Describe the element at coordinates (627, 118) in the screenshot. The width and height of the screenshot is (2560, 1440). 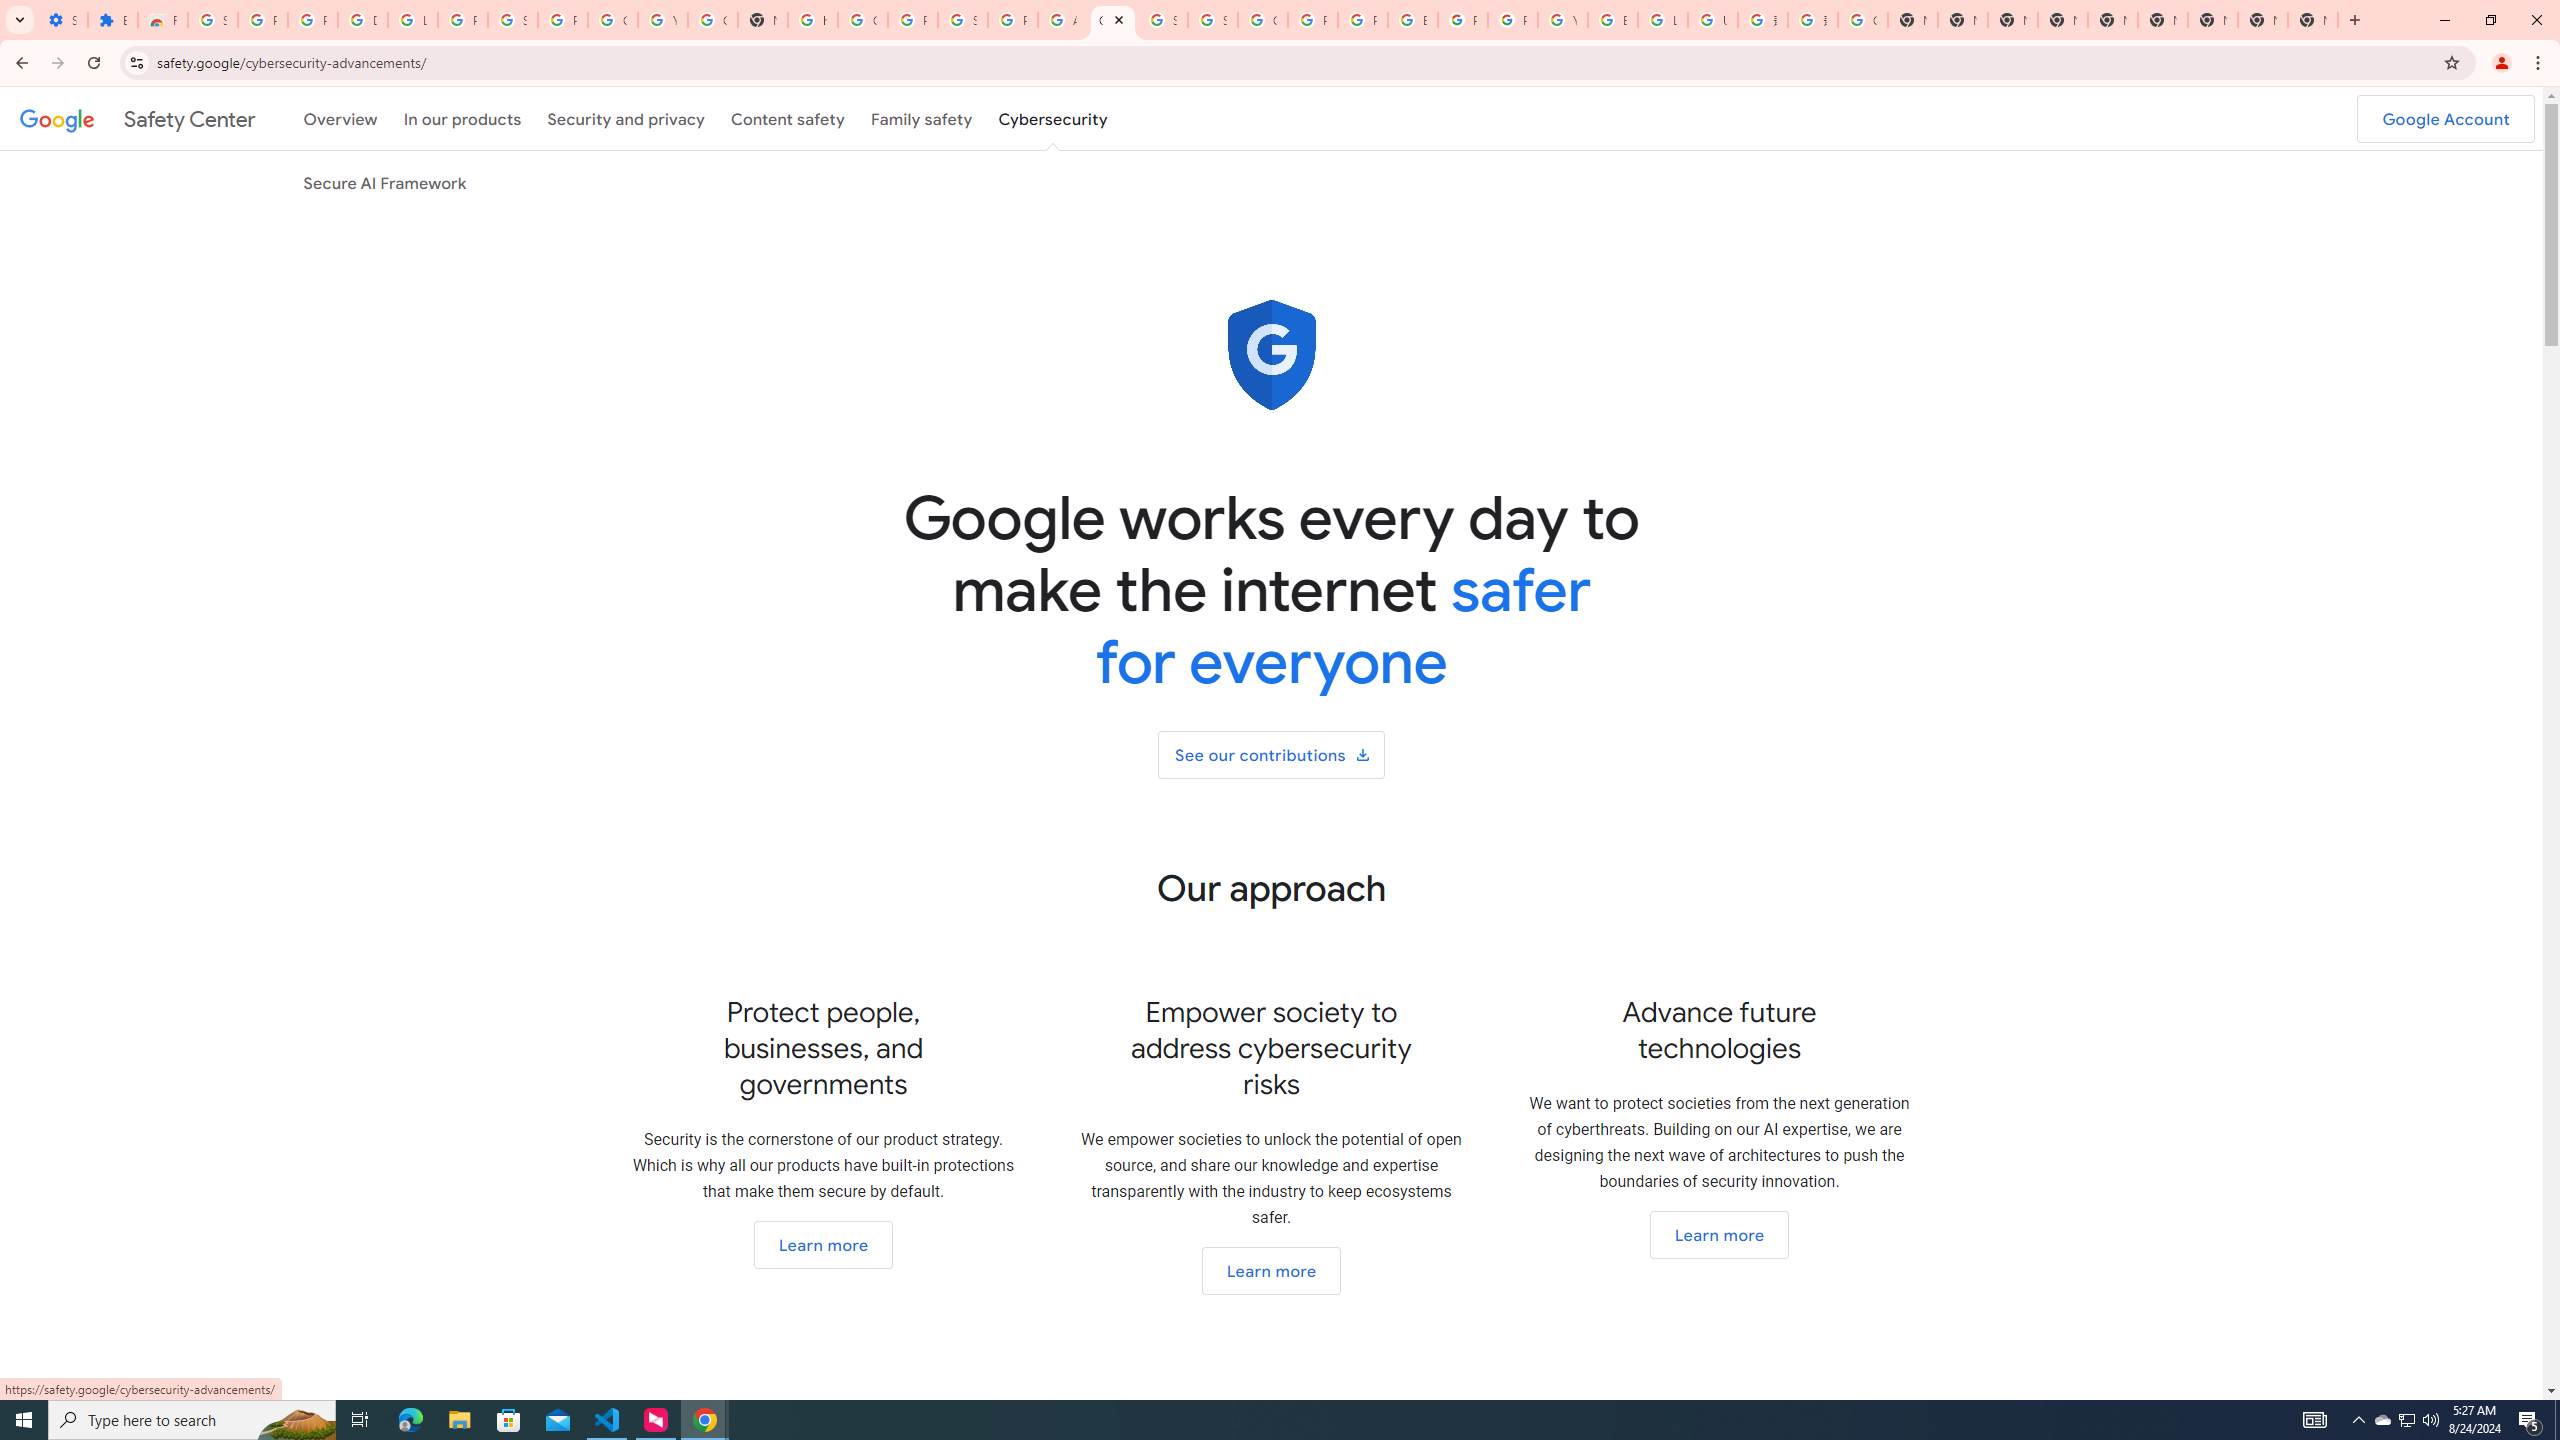
I see `'Security and privacy'` at that location.